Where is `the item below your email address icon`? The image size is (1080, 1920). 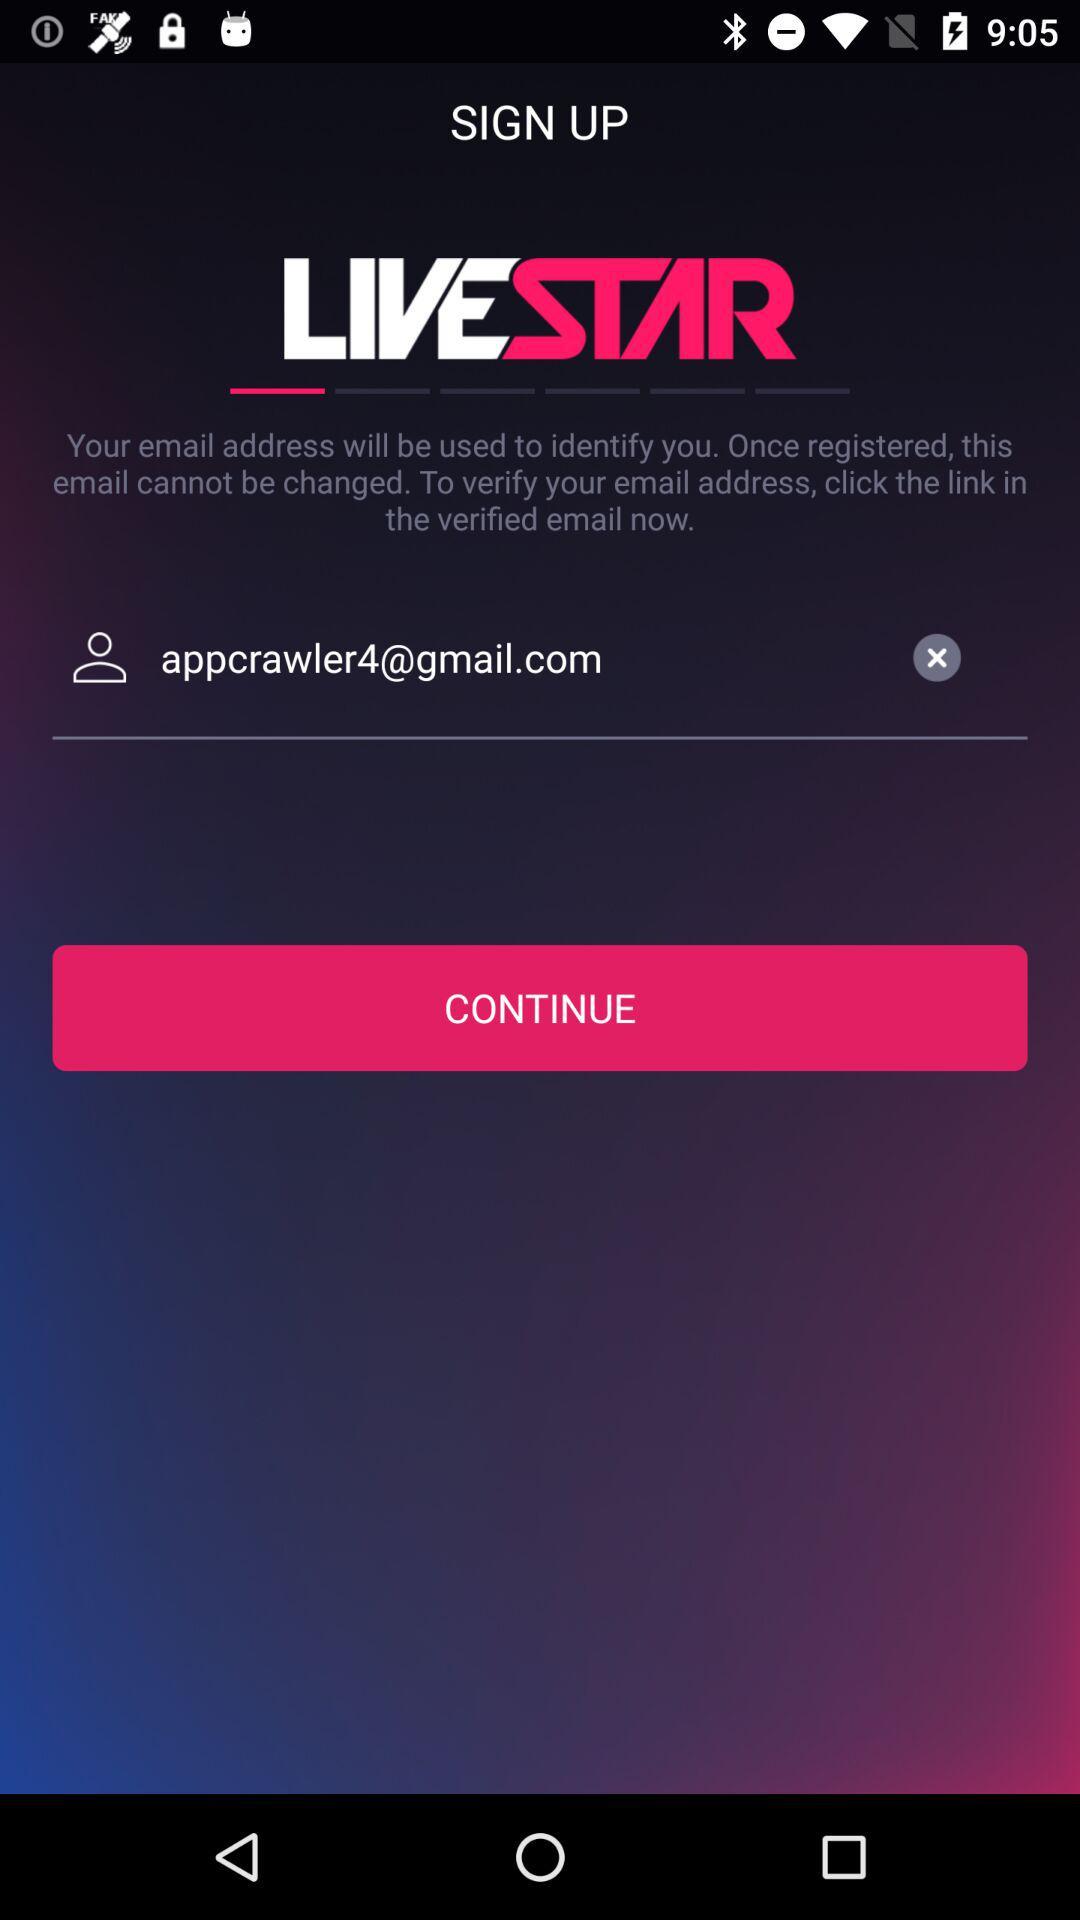 the item below your email address icon is located at coordinates (522, 657).